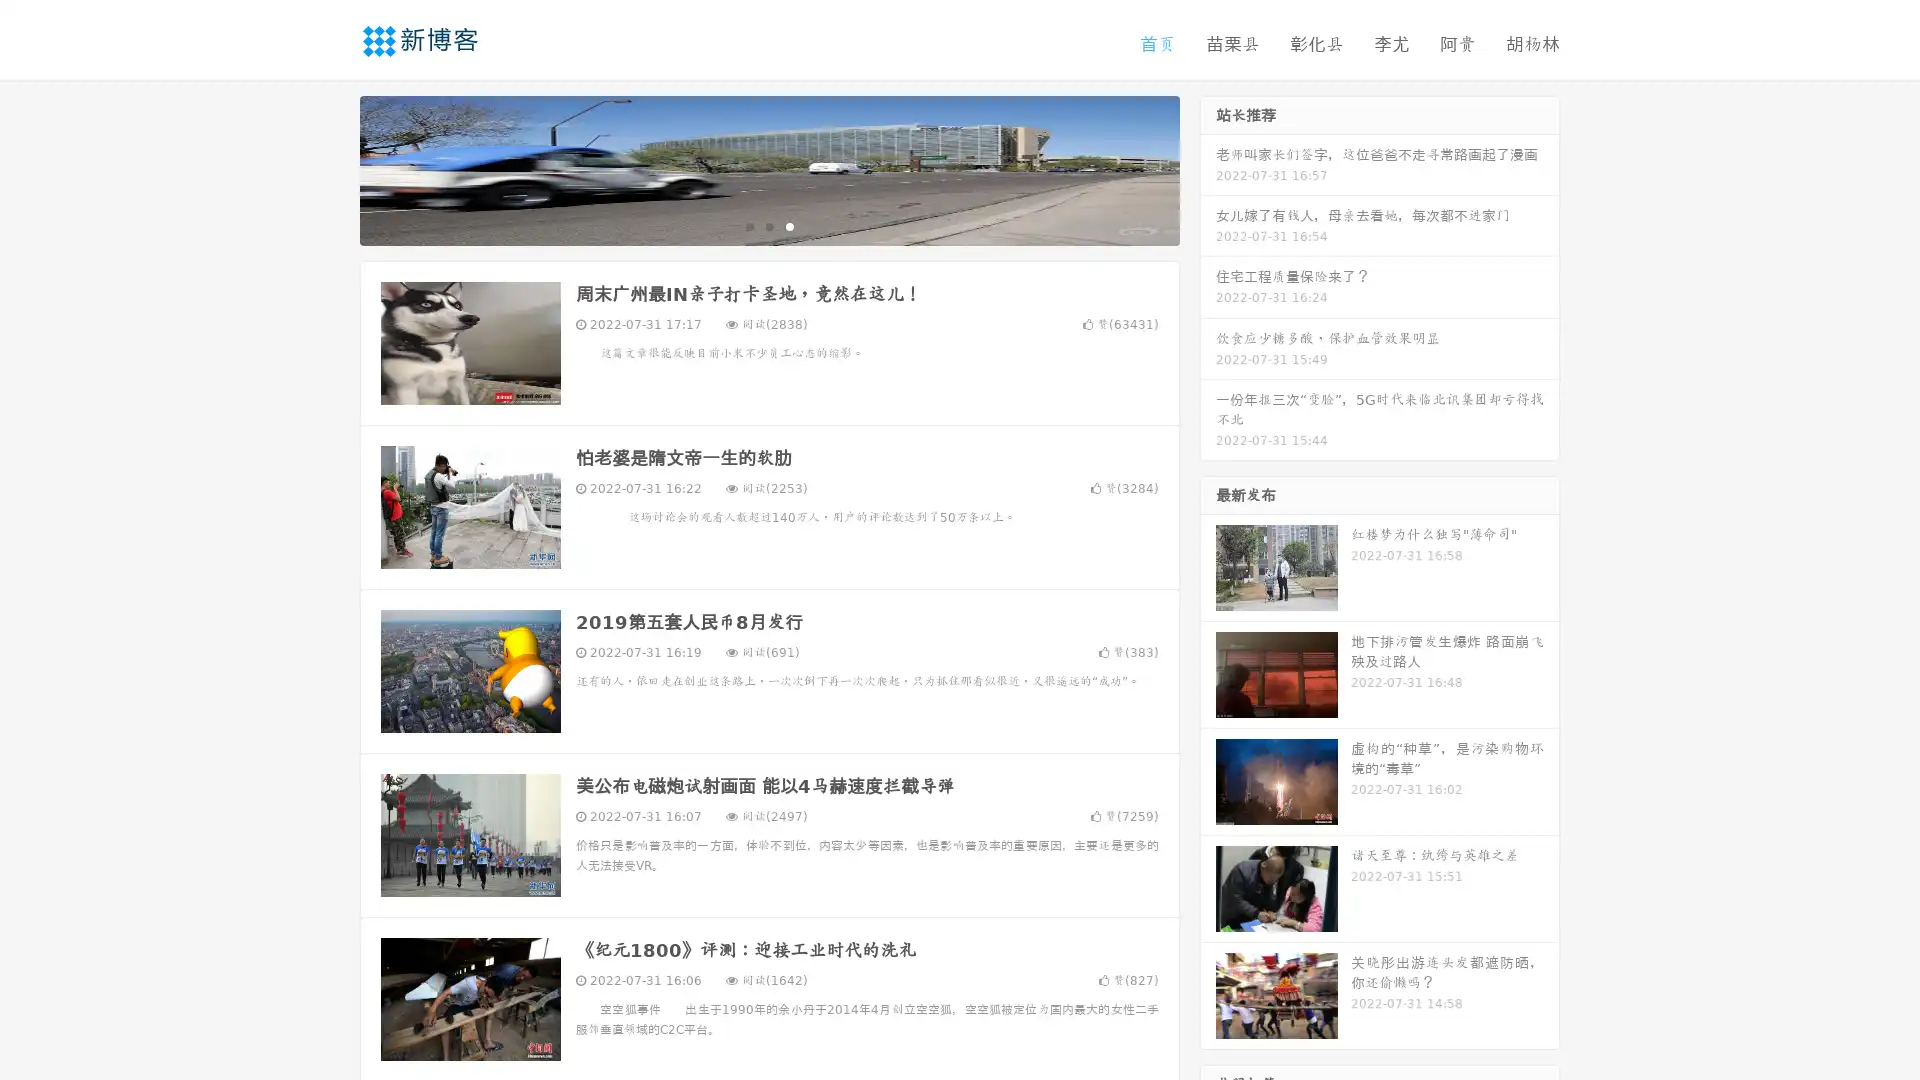 The width and height of the screenshot is (1920, 1080). Describe the element at coordinates (330, 168) in the screenshot. I see `Previous slide` at that location.